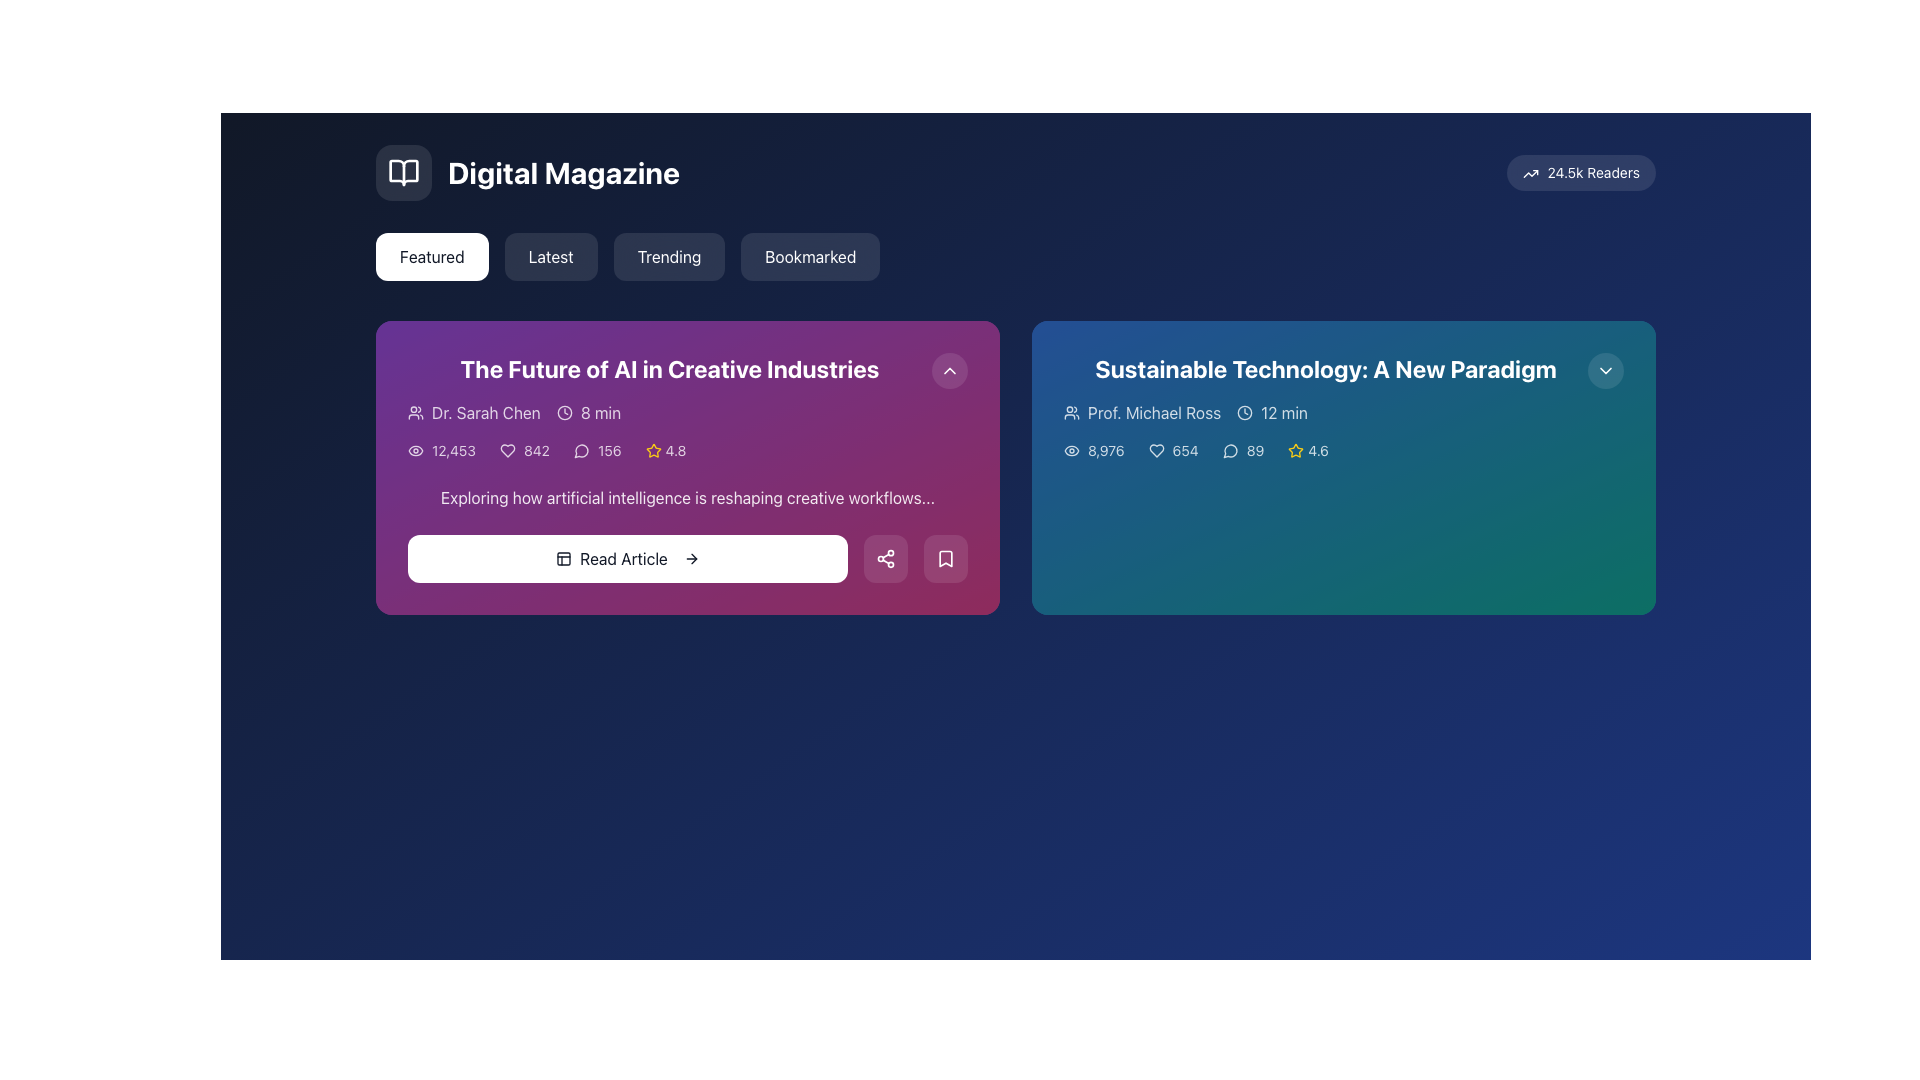 The height and width of the screenshot is (1080, 1920). Describe the element at coordinates (596, 451) in the screenshot. I see `displayed numeric count of comments associated with the article, which is the third informational indicator in a horizontal sequence below the article title 'The Future of AI in Creative Industries.'` at that location.